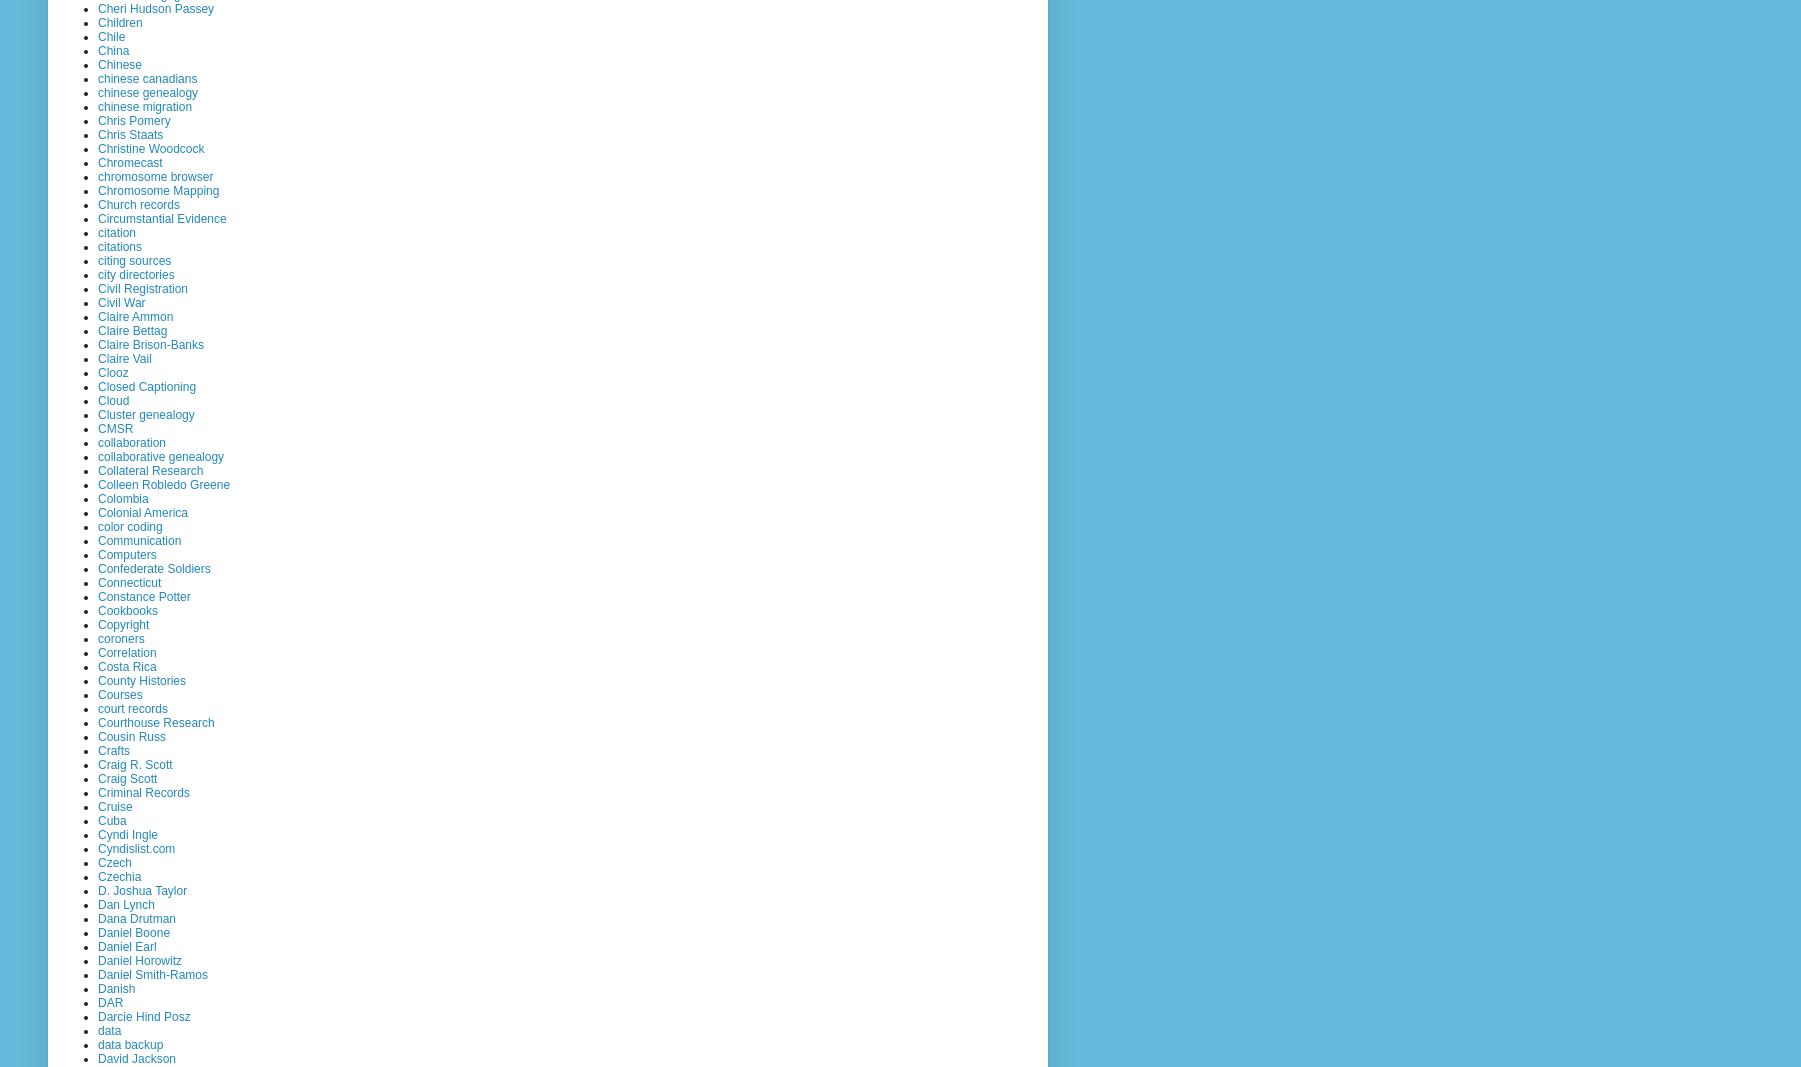 The width and height of the screenshot is (1801, 1067). Describe the element at coordinates (153, 567) in the screenshot. I see `'Confederate Soldiers'` at that location.